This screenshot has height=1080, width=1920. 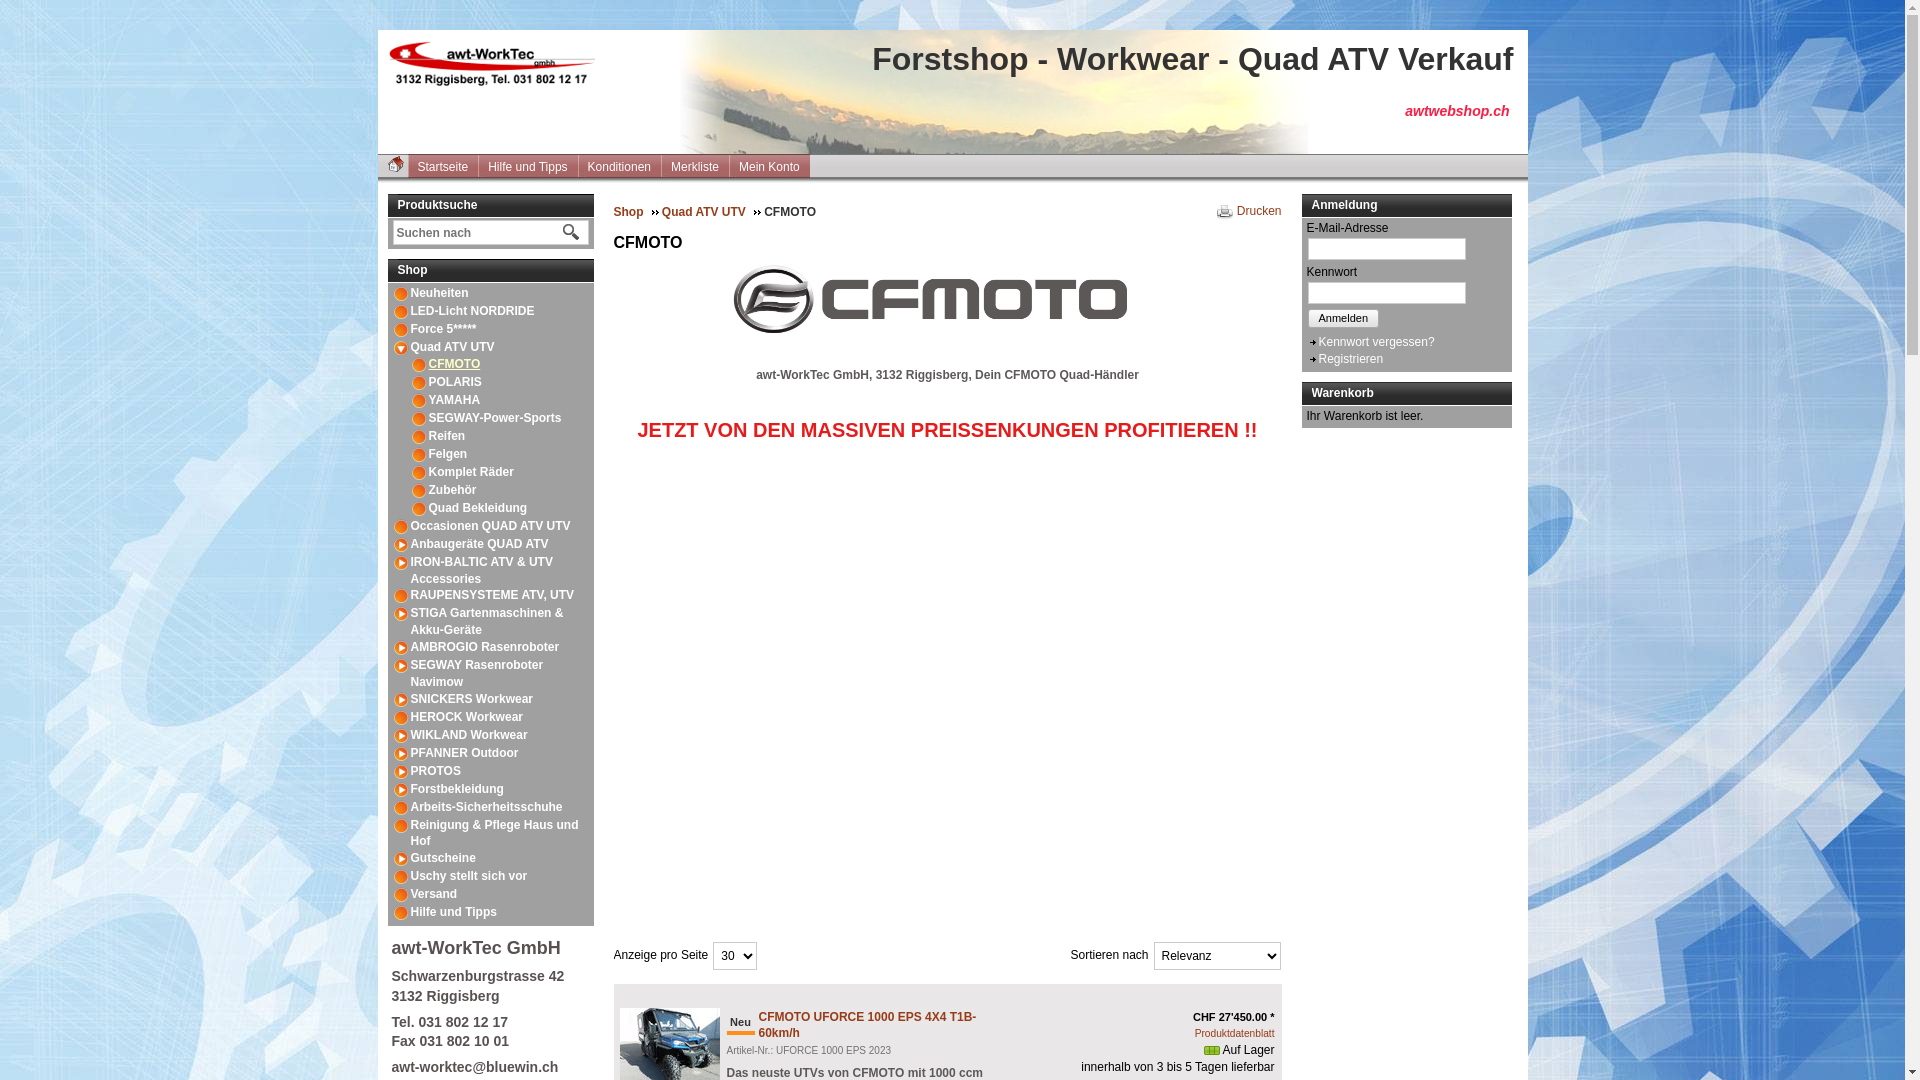 What do you see at coordinates (454, 400) in the screenshot?
I see `'YAMAHA'` at bounding box center [454, 400].